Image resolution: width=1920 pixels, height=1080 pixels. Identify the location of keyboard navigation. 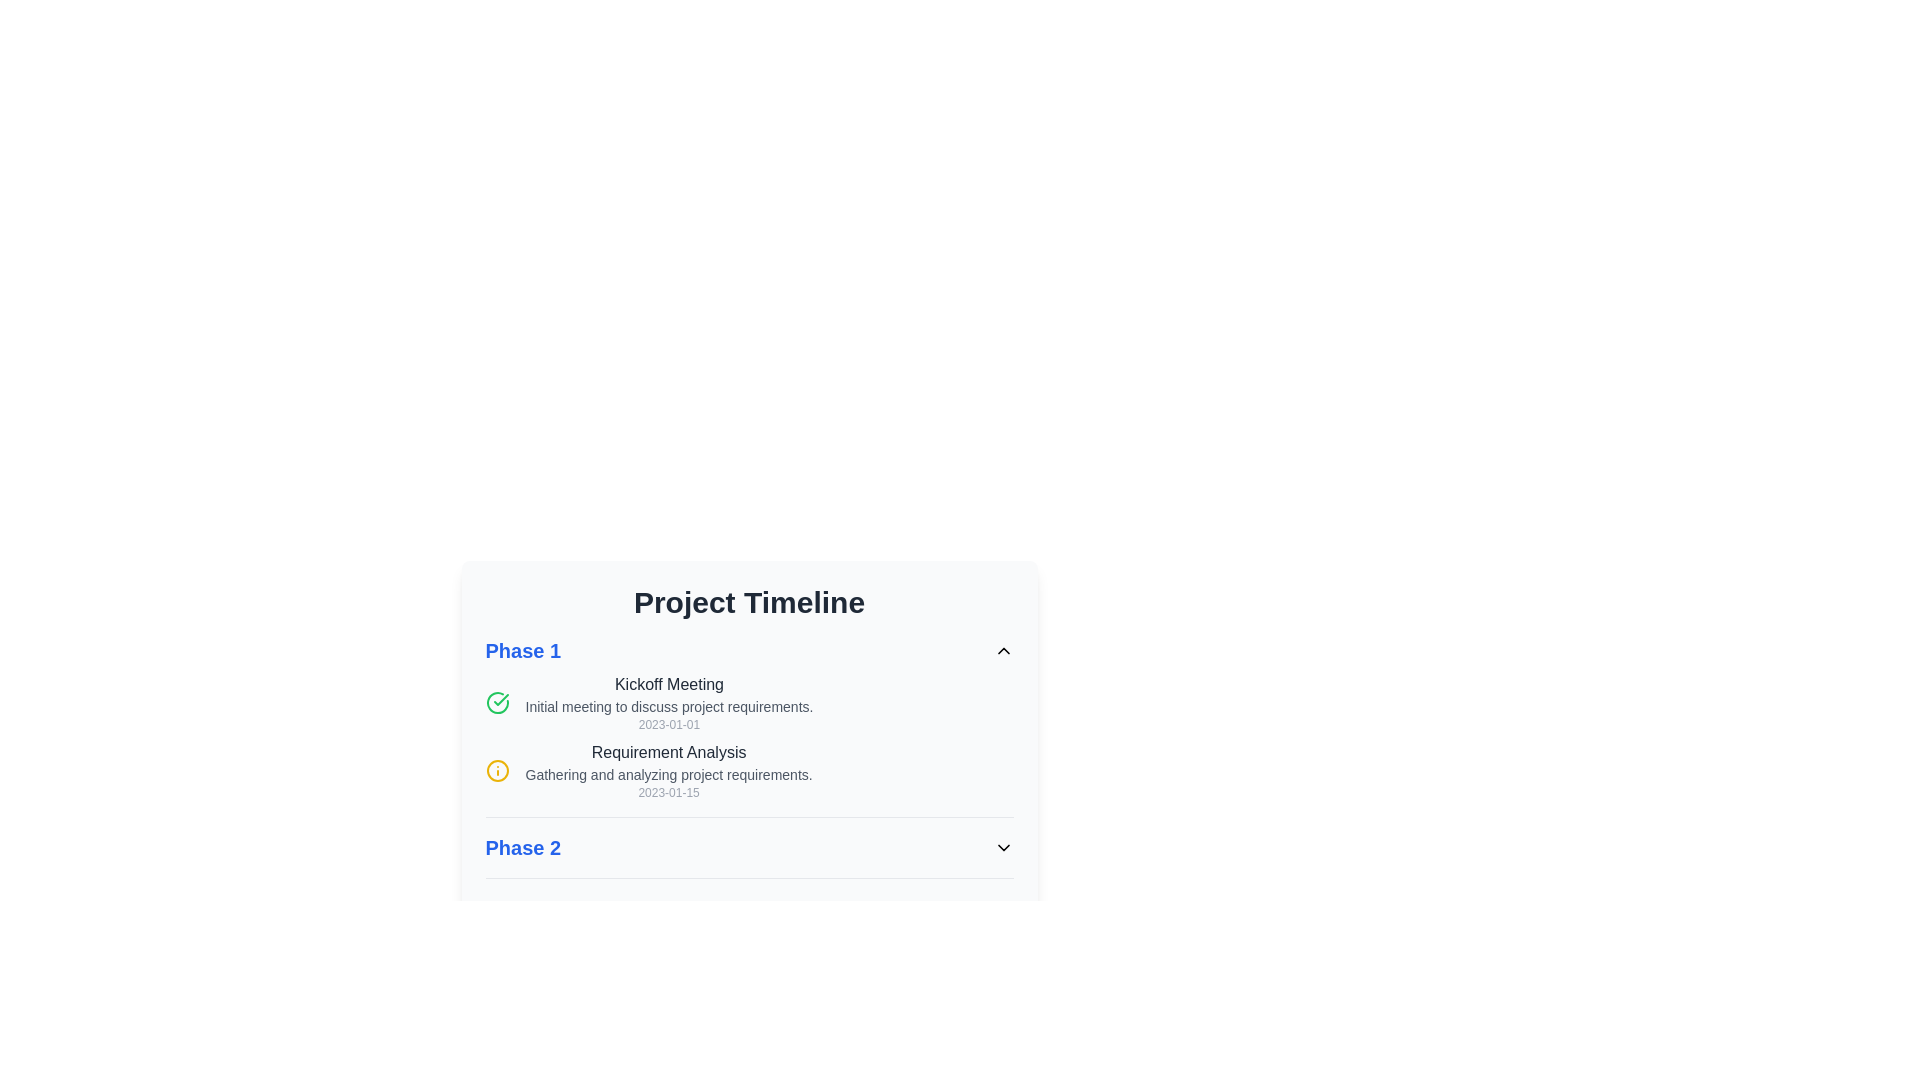
(748, 701).